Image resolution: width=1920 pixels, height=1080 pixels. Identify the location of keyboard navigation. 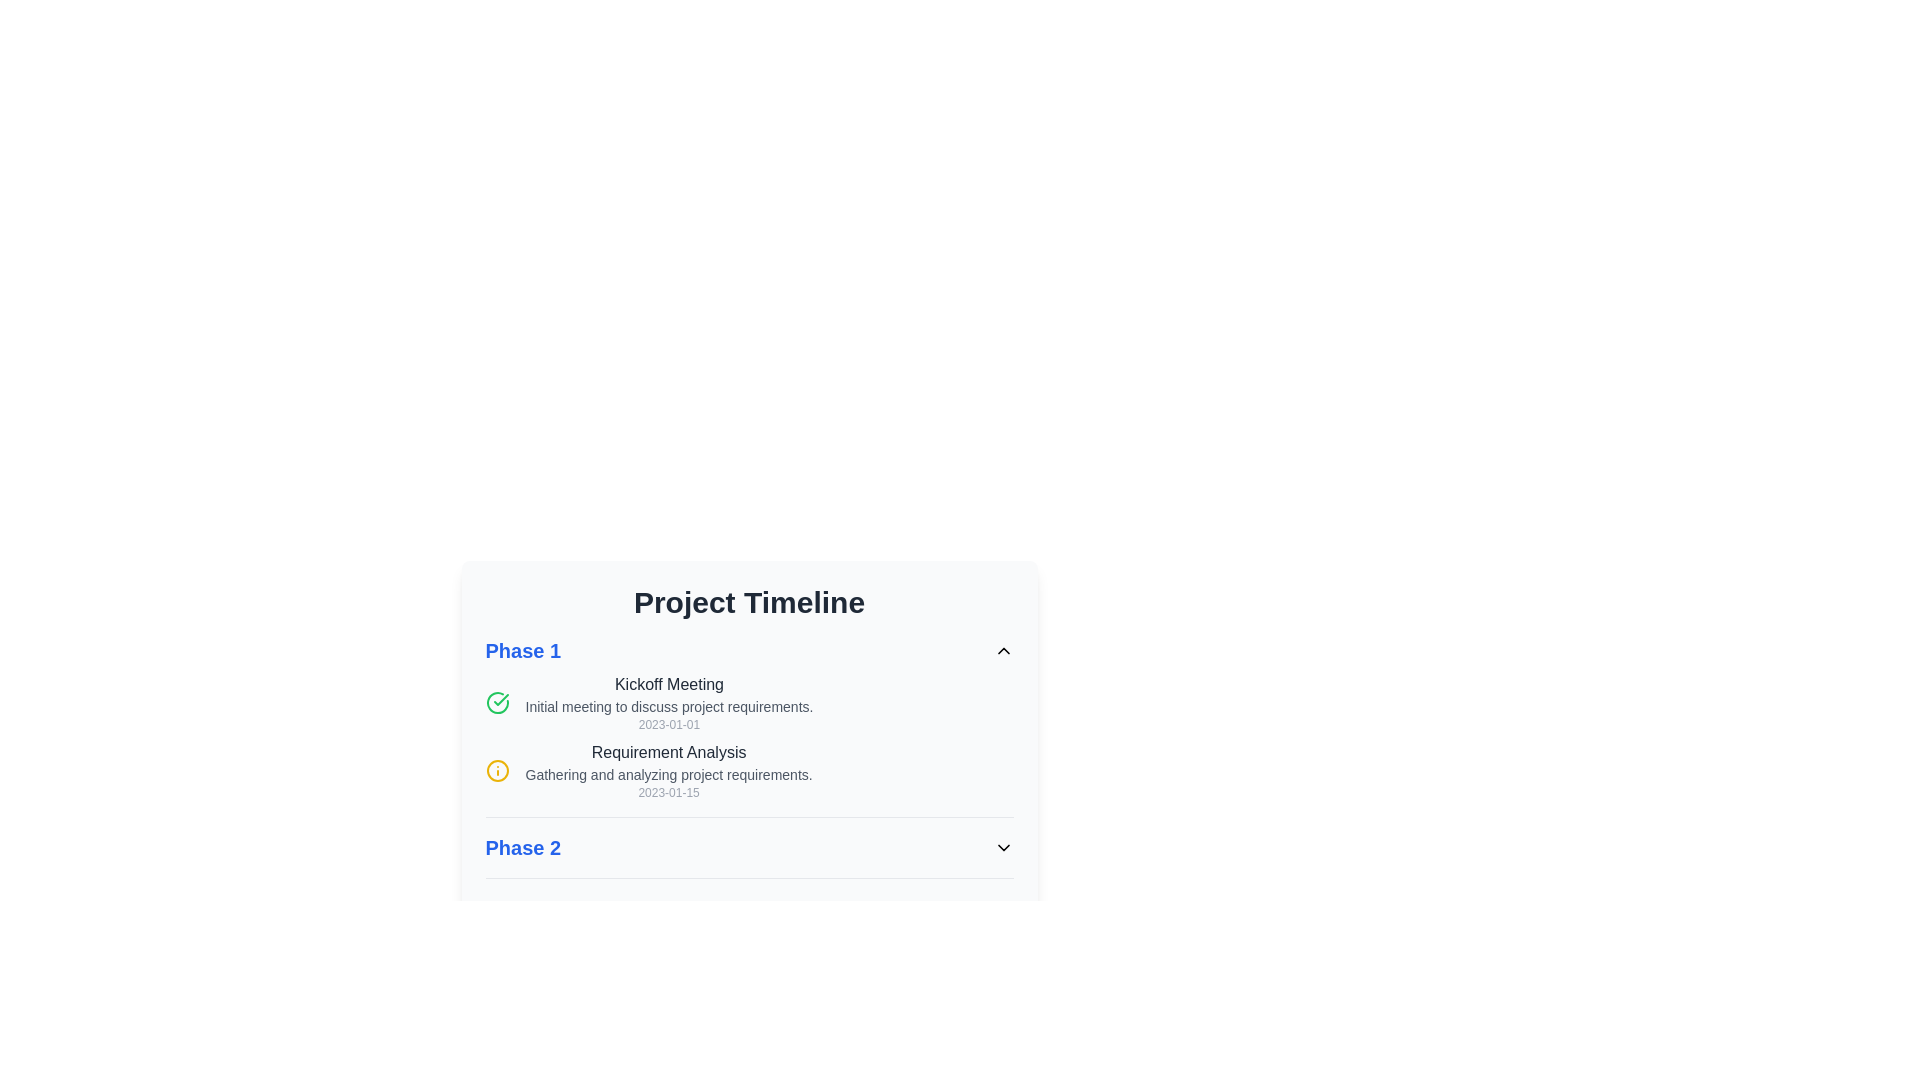
(748, 701).